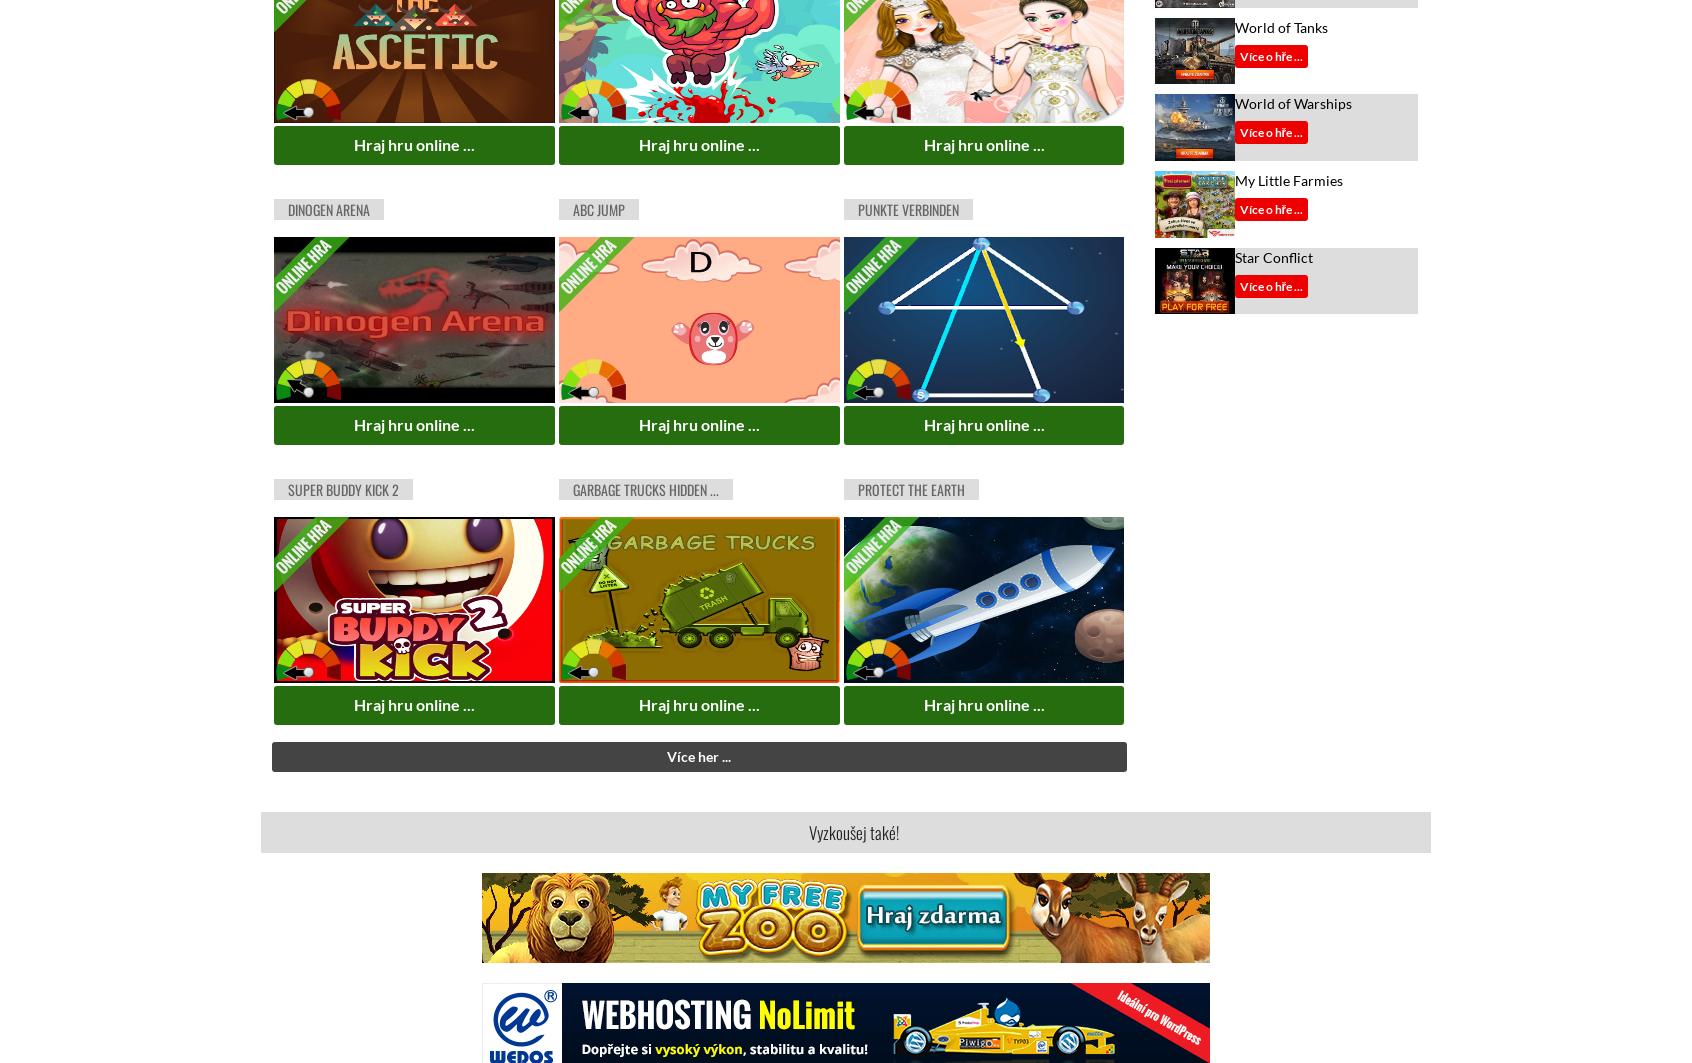 This screenshot has height=1063, width=1692. I want to click on 'Více her ...', so click(698, 755).